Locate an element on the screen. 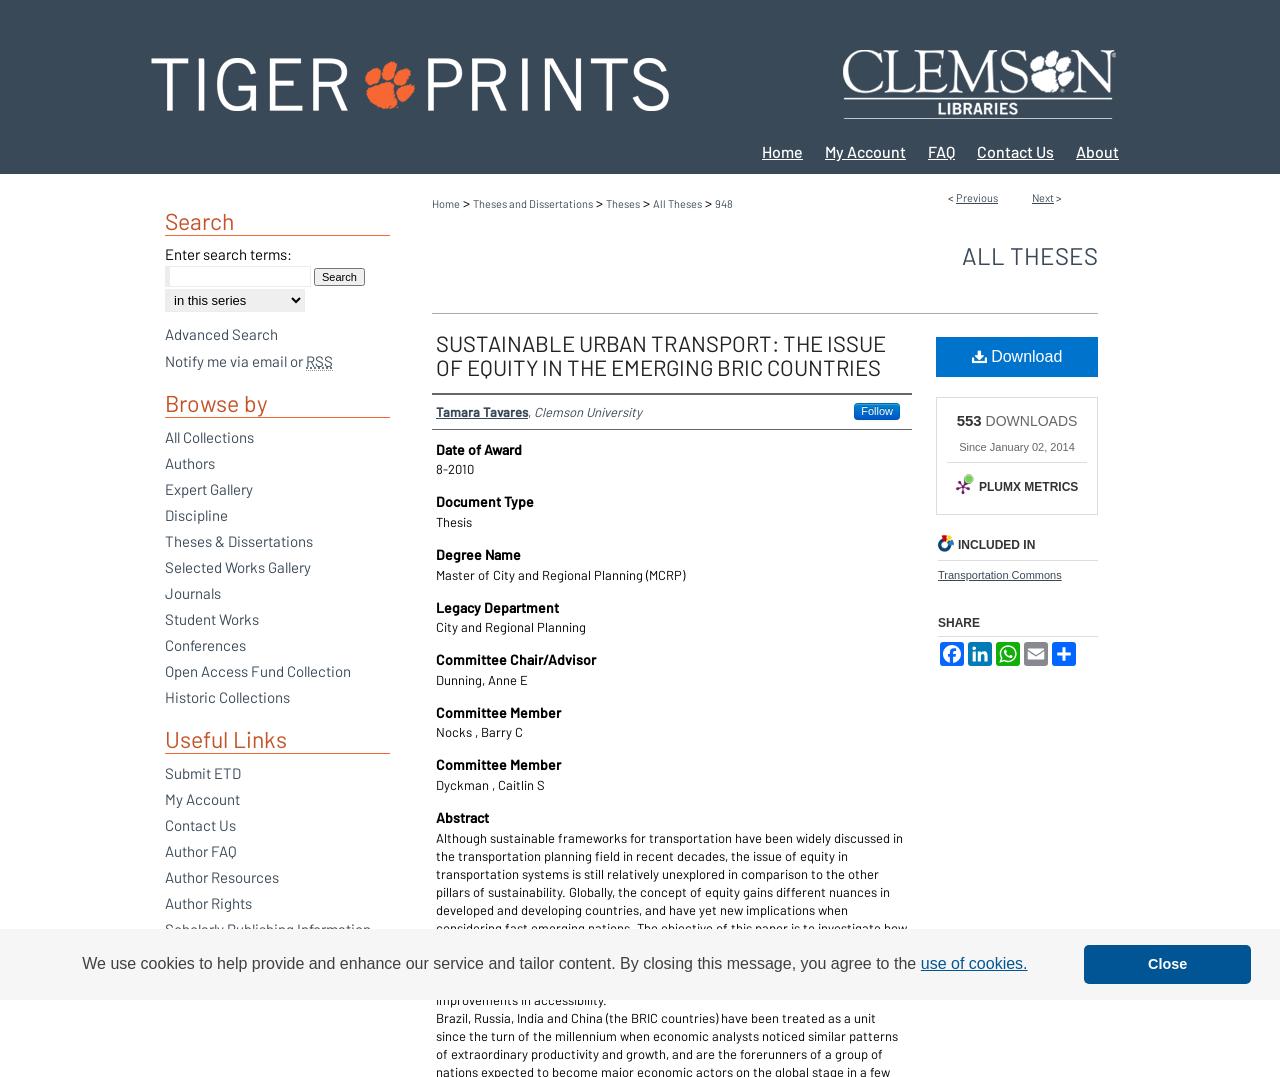 This screenshot has width=1280, height=1077. 'Abstract' is located at coordinates (461, 816).